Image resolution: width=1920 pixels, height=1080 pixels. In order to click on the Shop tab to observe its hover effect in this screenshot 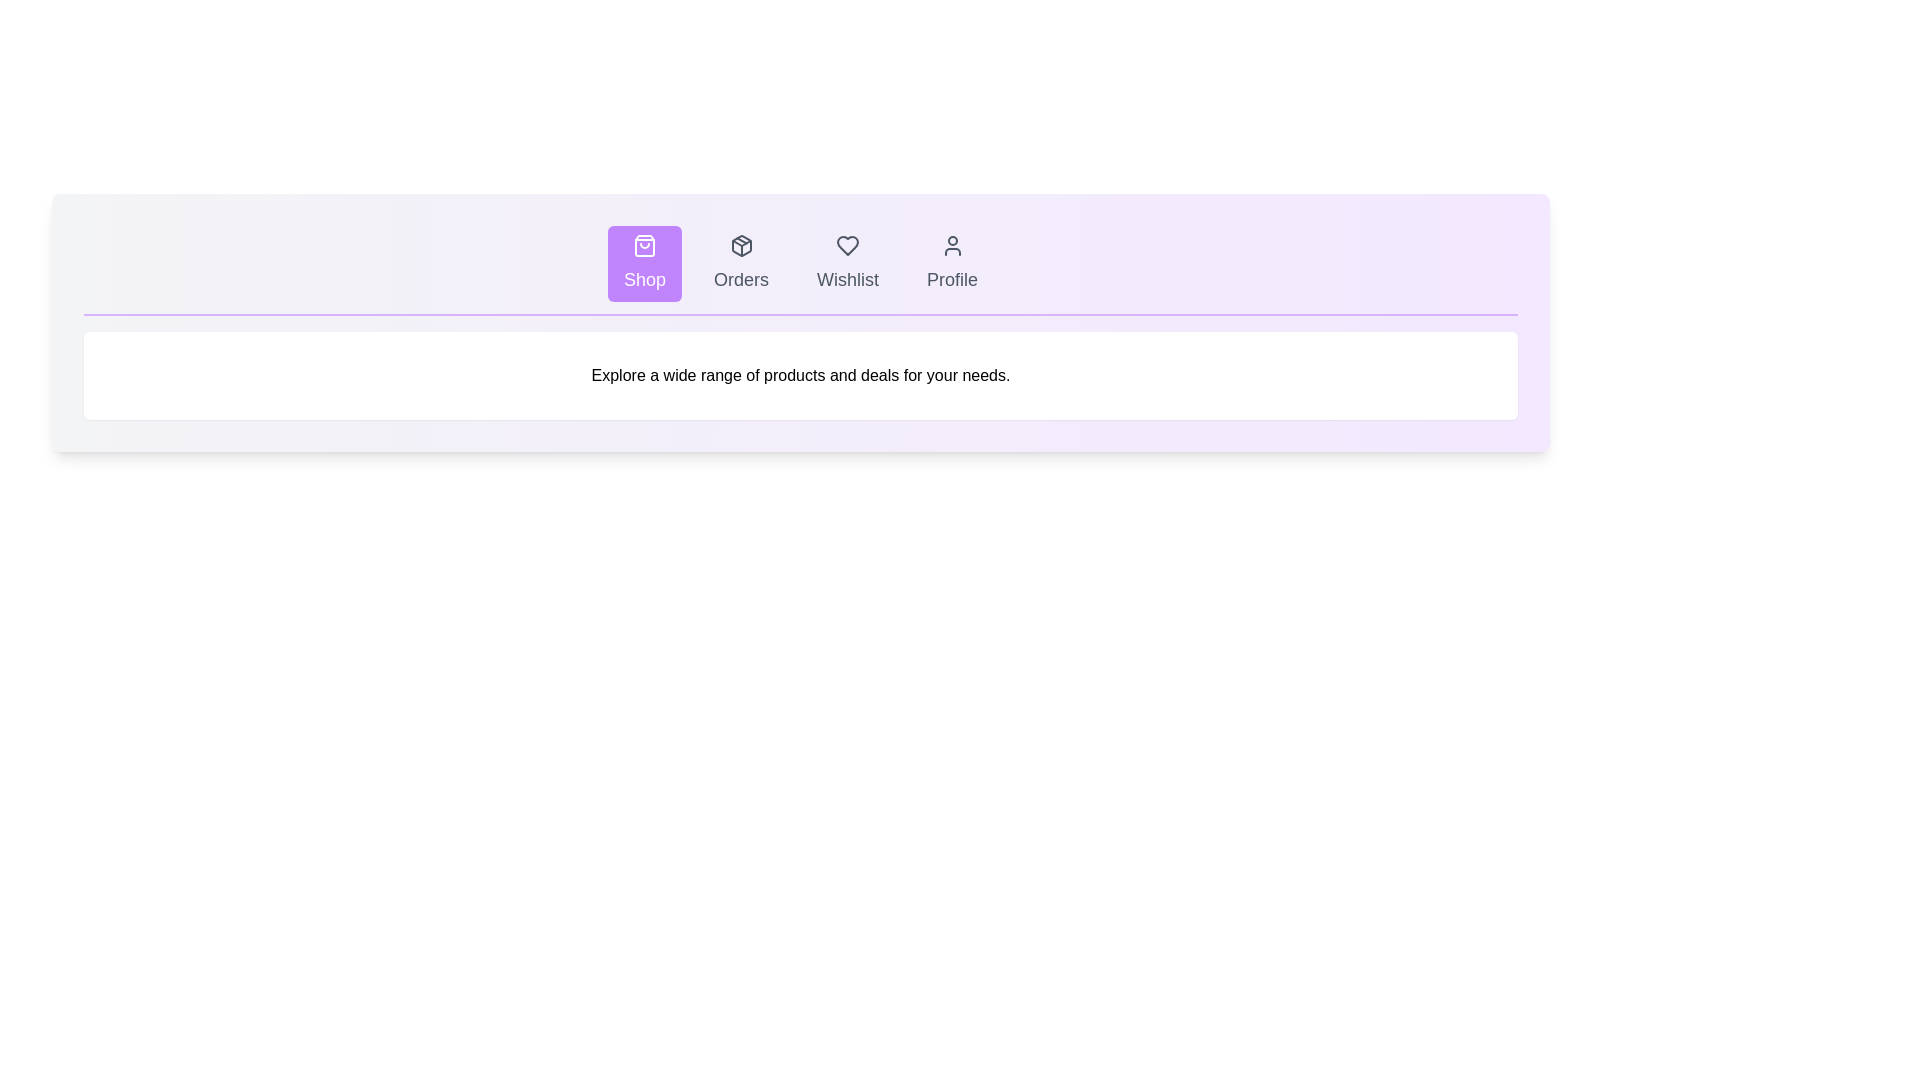, I will do `click(644, 262)`.